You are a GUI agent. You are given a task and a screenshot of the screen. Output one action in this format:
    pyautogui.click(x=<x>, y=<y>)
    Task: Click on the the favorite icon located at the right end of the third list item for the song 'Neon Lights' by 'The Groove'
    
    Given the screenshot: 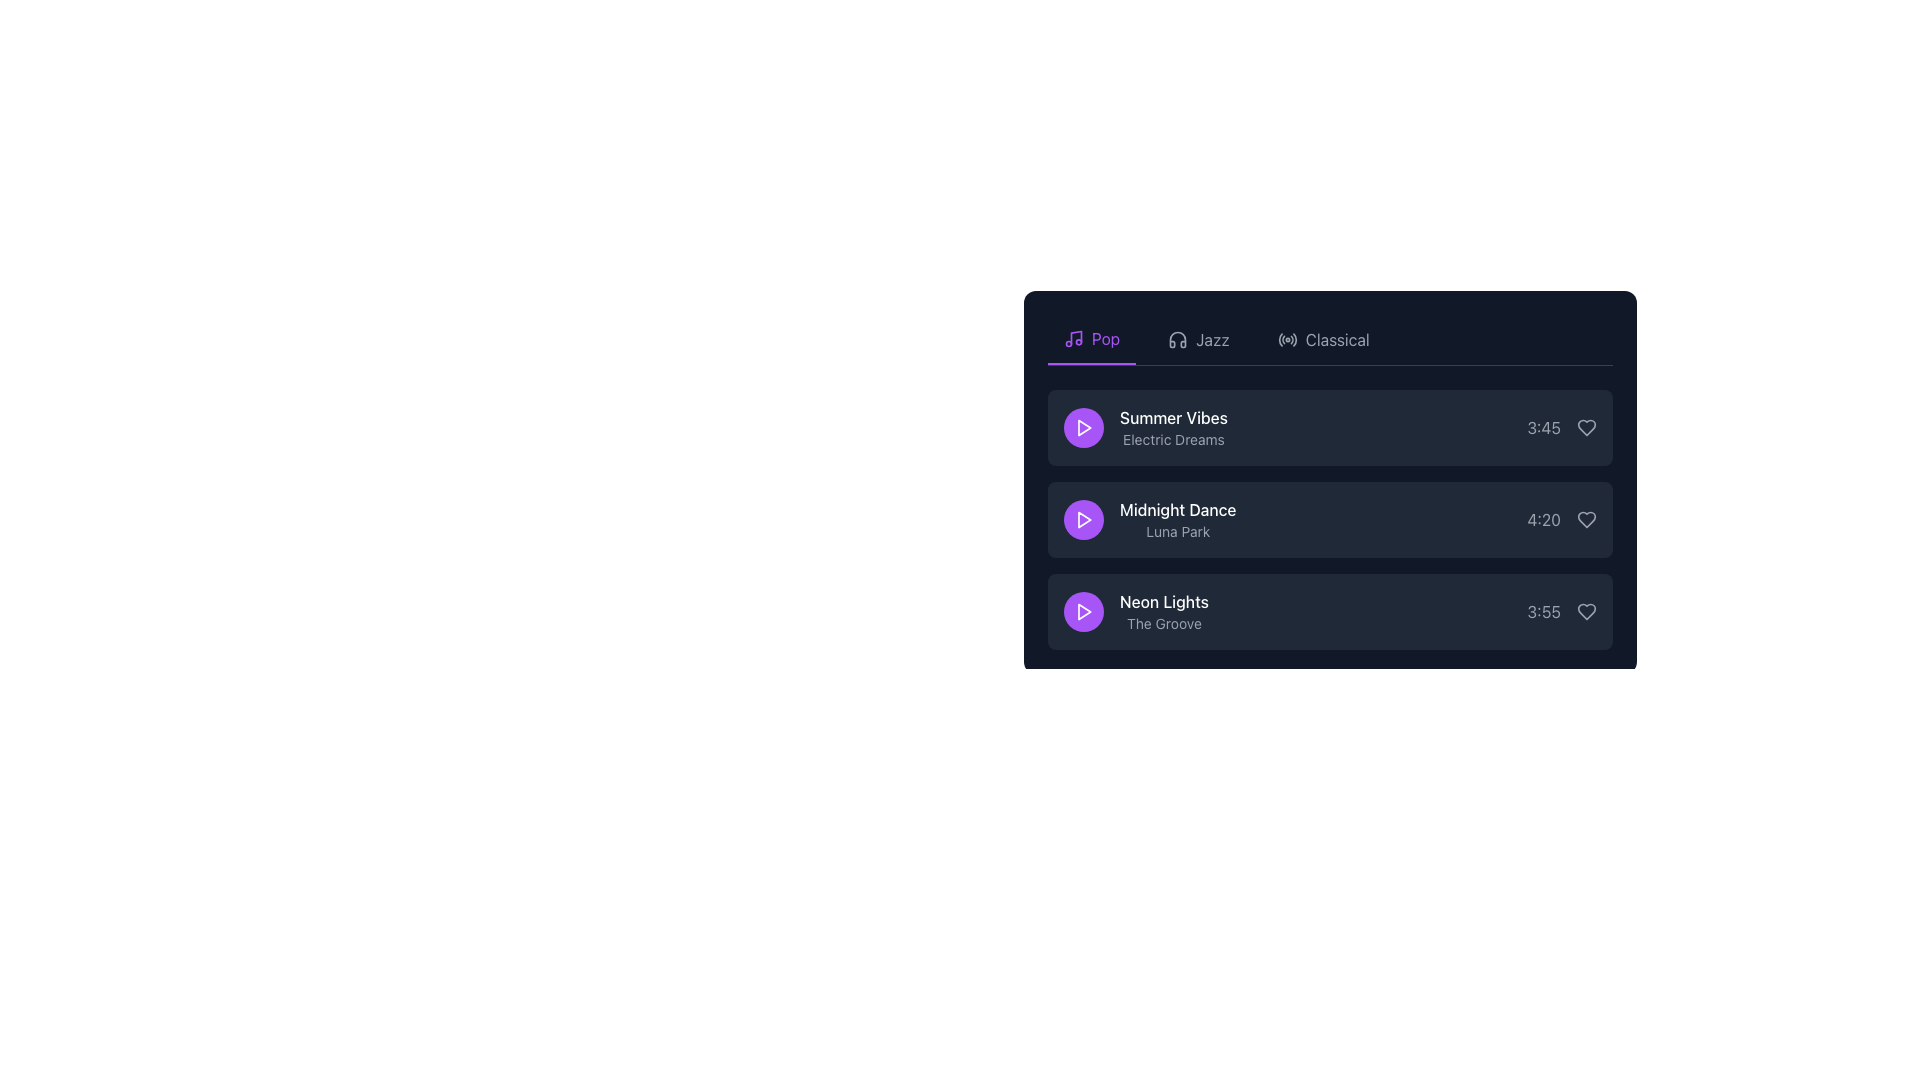 What is the action you would take?
    pyautogui.click(x=1586, y=611)
    